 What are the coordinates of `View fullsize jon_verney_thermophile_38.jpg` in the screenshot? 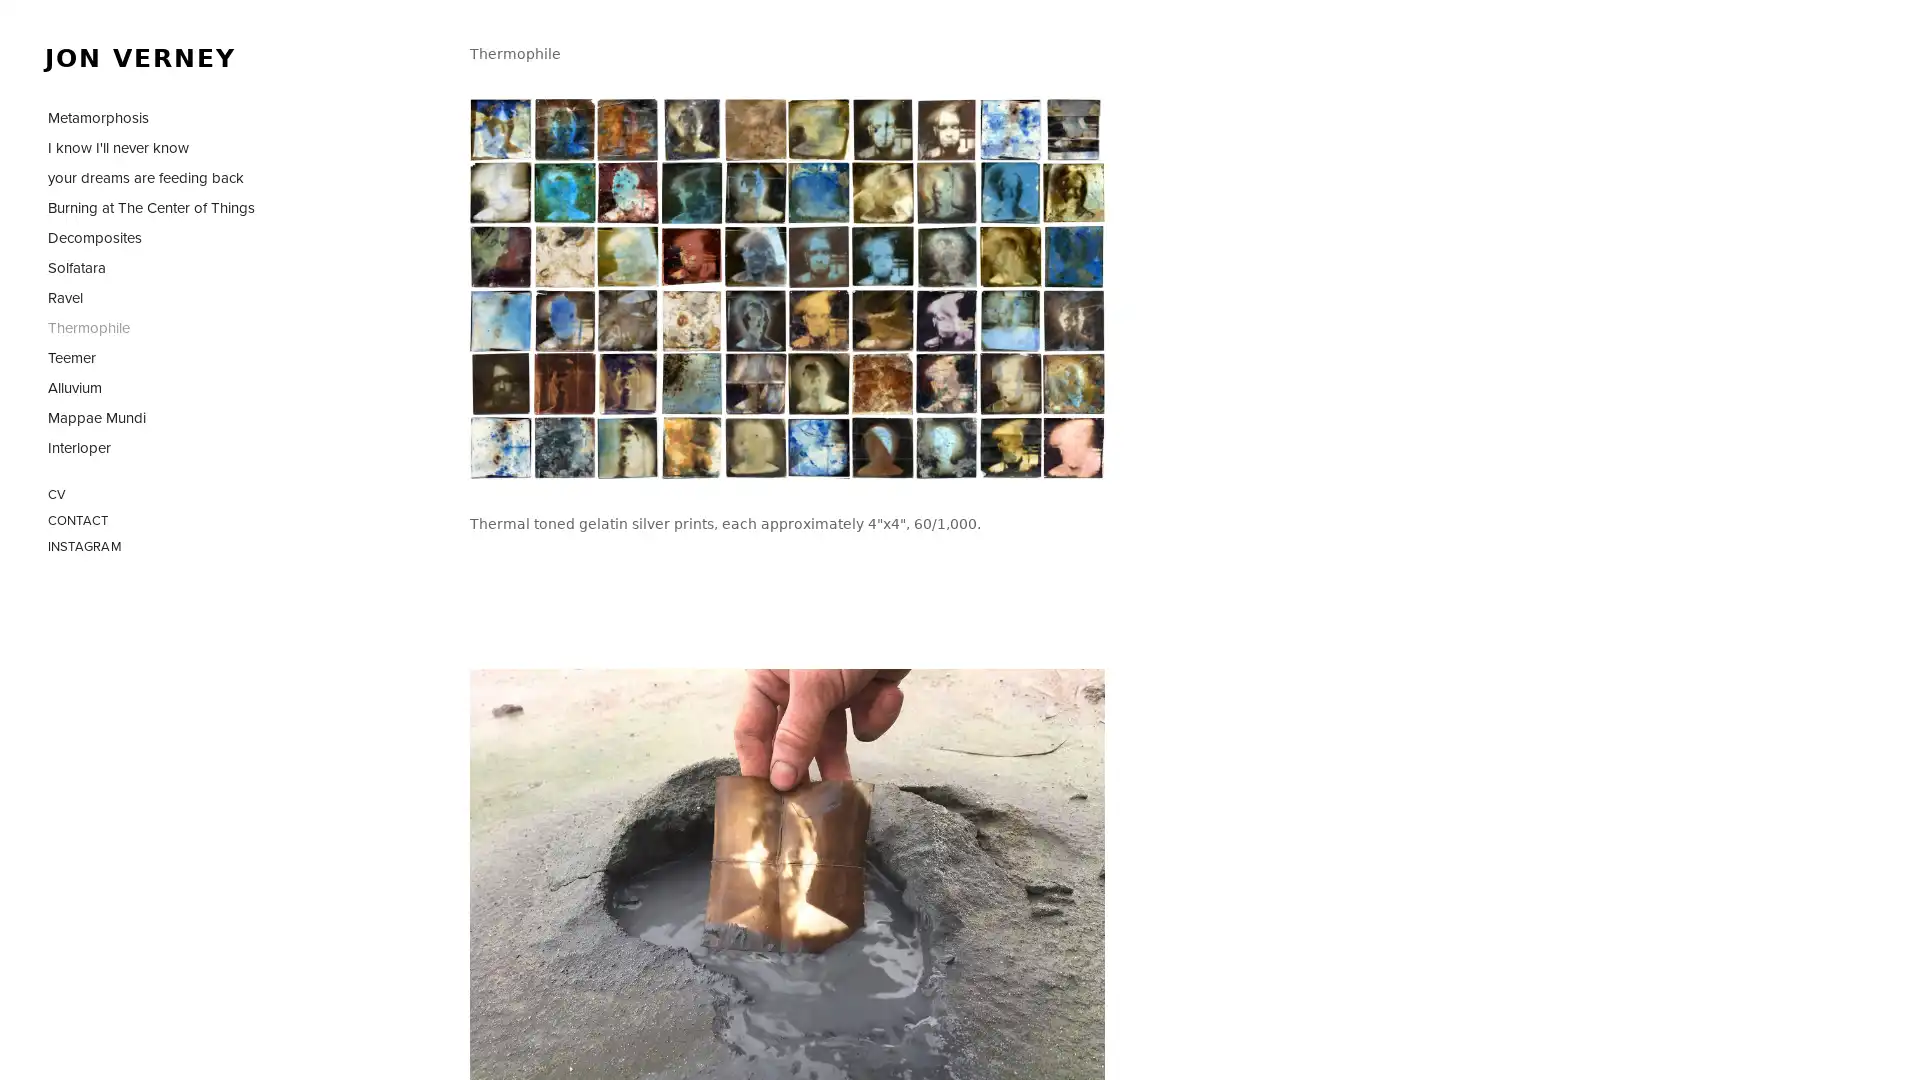 It's located at (627, 192).